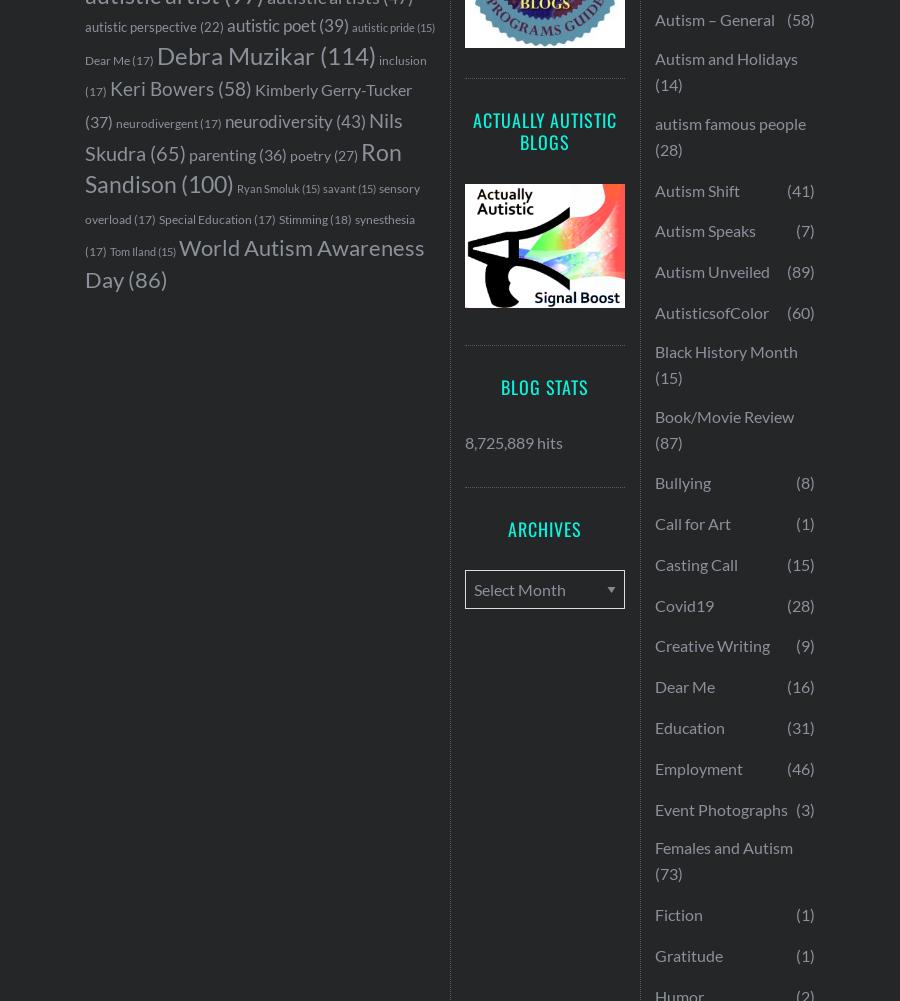 Image resolution: width=900 pixels, height=1001 pixels. I want to click on 'Ron Sandison', so click(83, 167).